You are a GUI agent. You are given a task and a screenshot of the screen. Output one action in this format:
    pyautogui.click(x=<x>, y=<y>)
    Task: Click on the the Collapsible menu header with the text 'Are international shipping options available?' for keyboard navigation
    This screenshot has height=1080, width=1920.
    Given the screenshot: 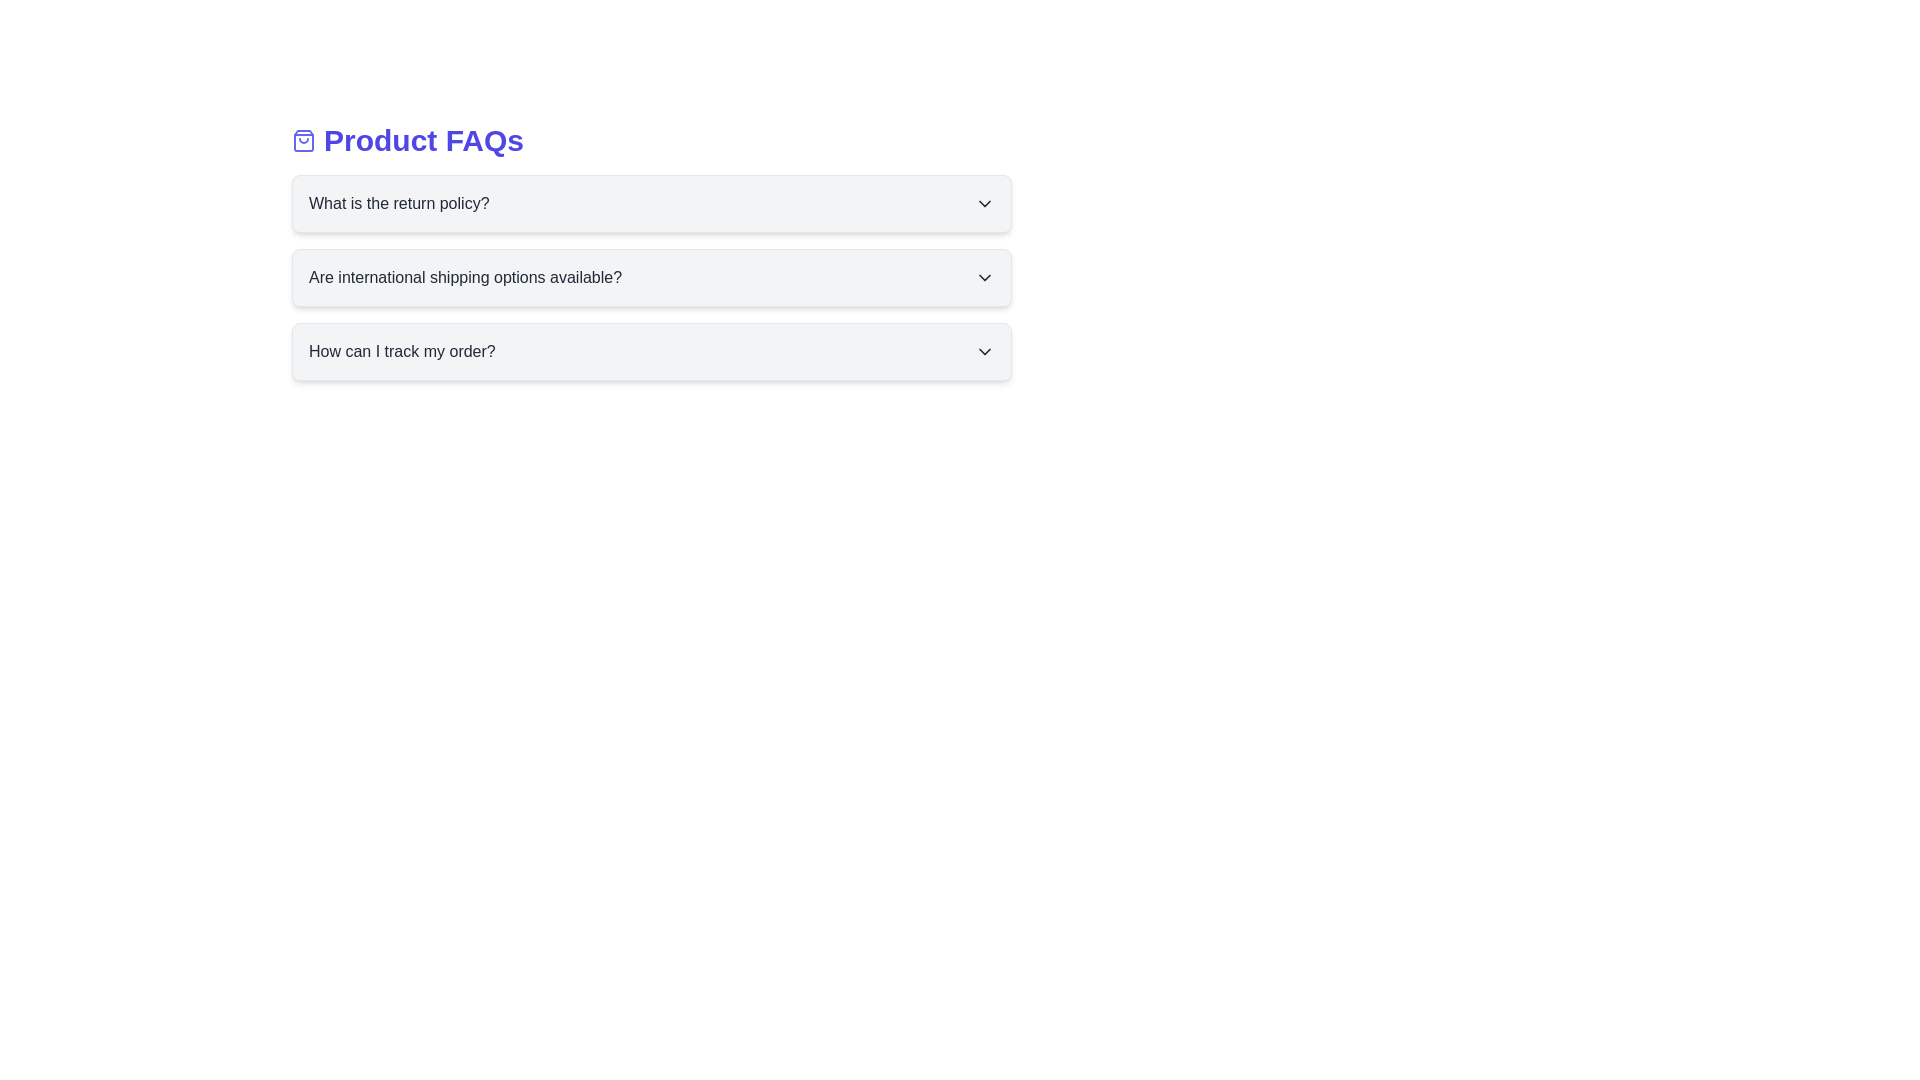 What is the action you would take?
    pyautogui.click(x=652, y=277)
    